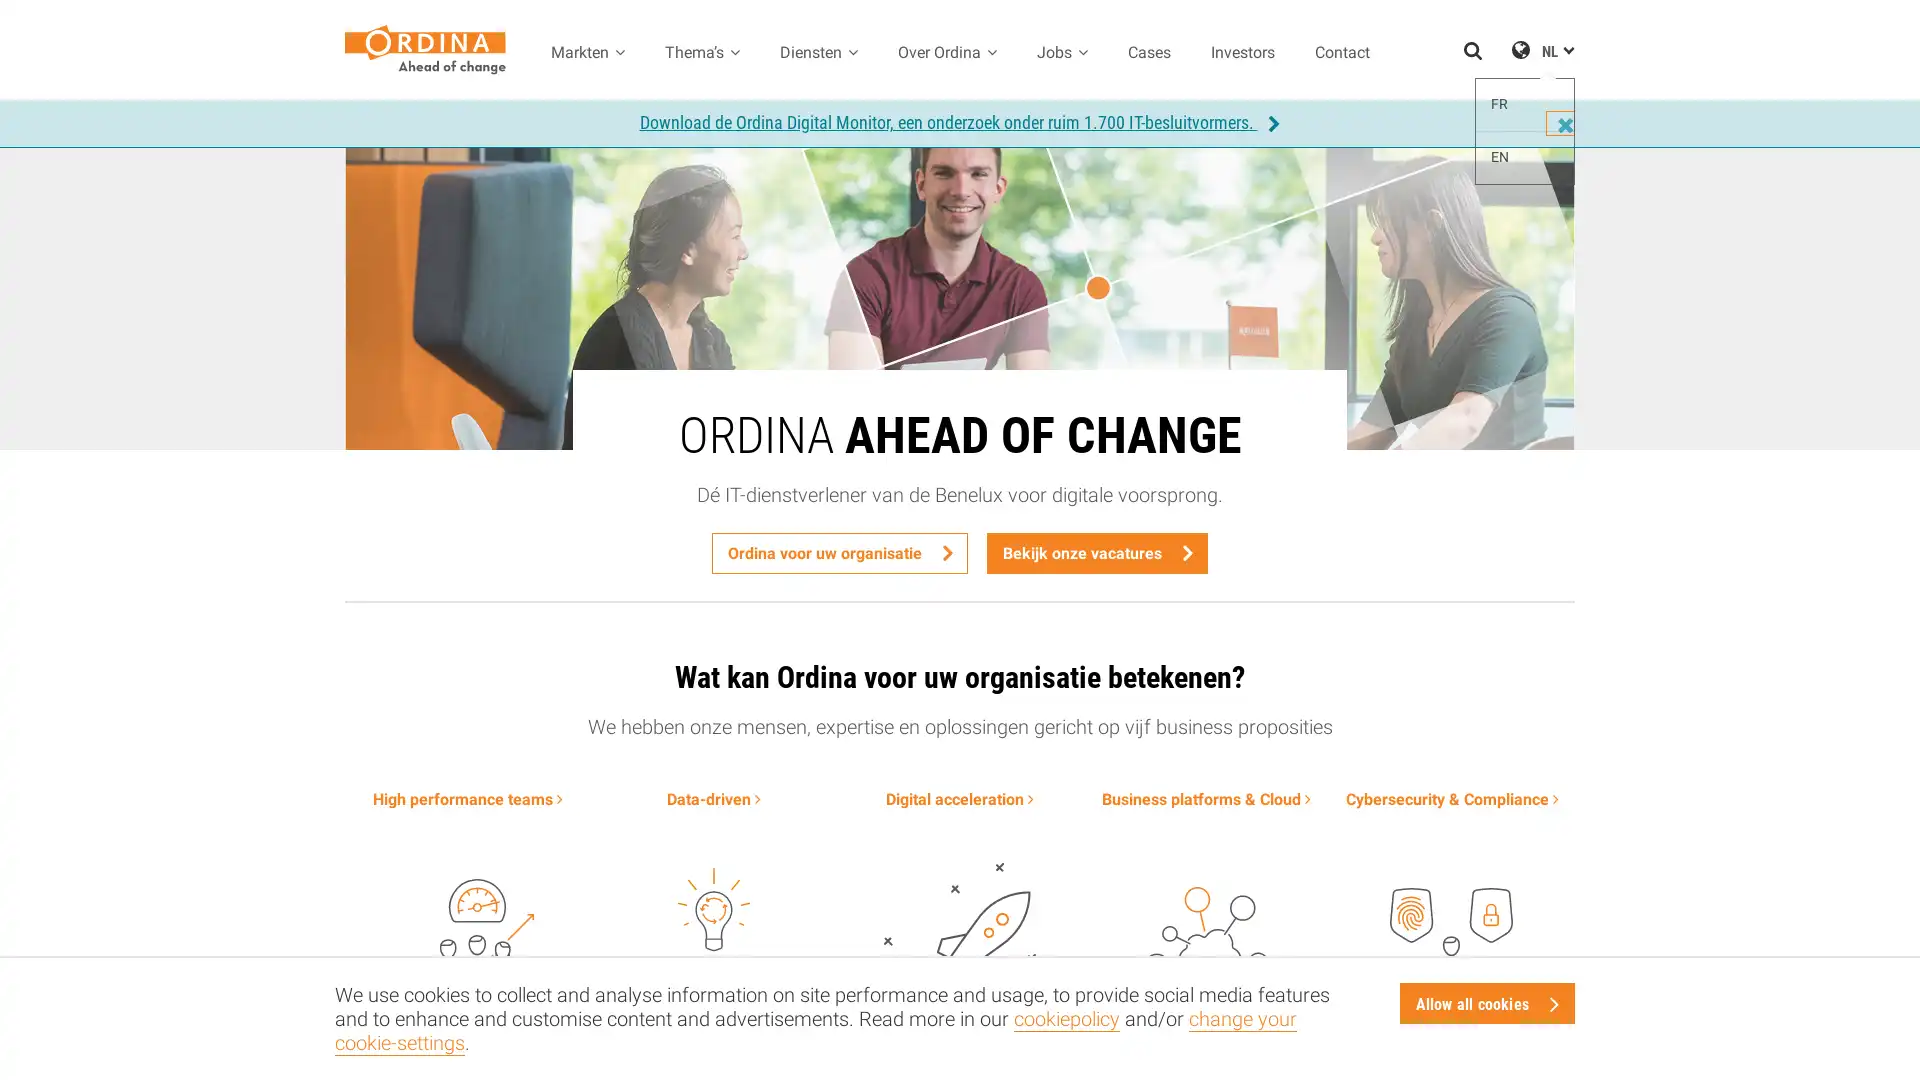 The image size is (1920, 1080). I want to click on Allow all cookies, so click(1487, 1003).